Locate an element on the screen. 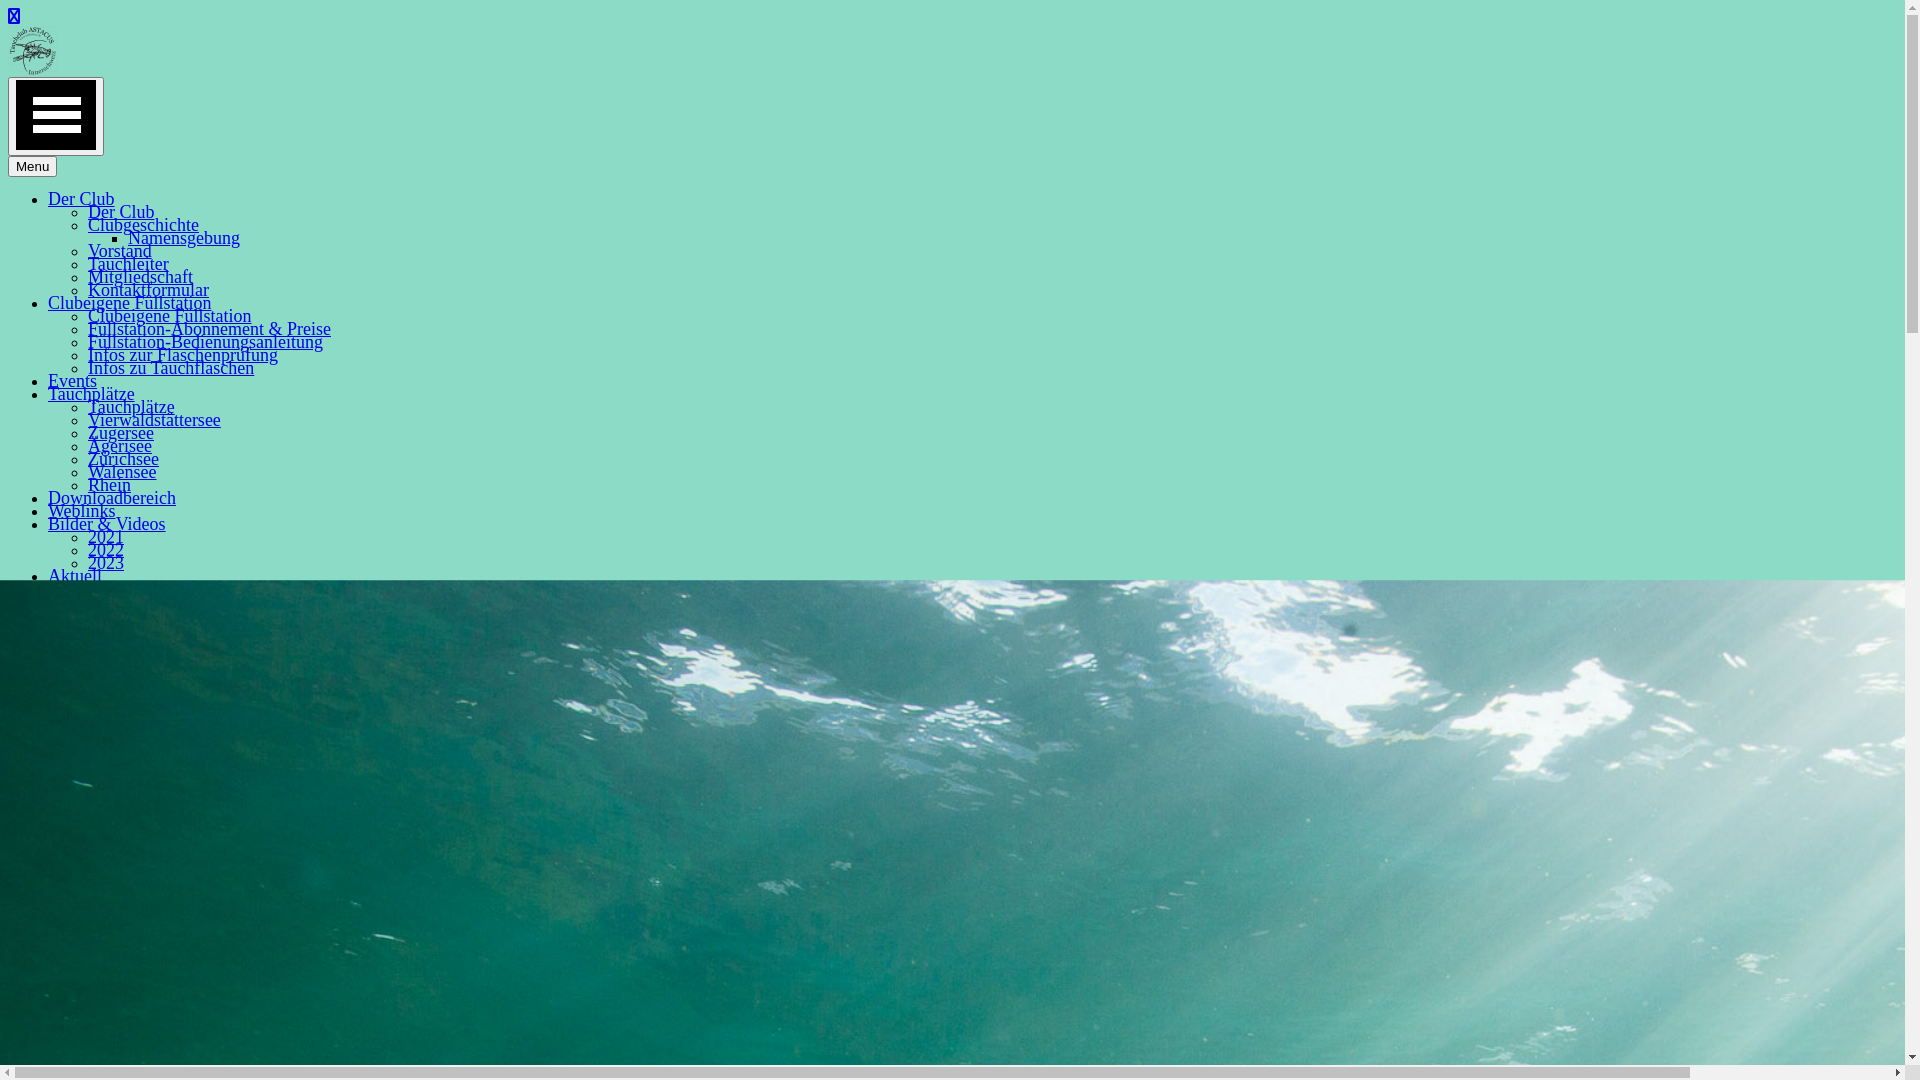 This screenshot has height=1080, width=1920. 'Kontaktformular' is located at coordinates (86, 289).